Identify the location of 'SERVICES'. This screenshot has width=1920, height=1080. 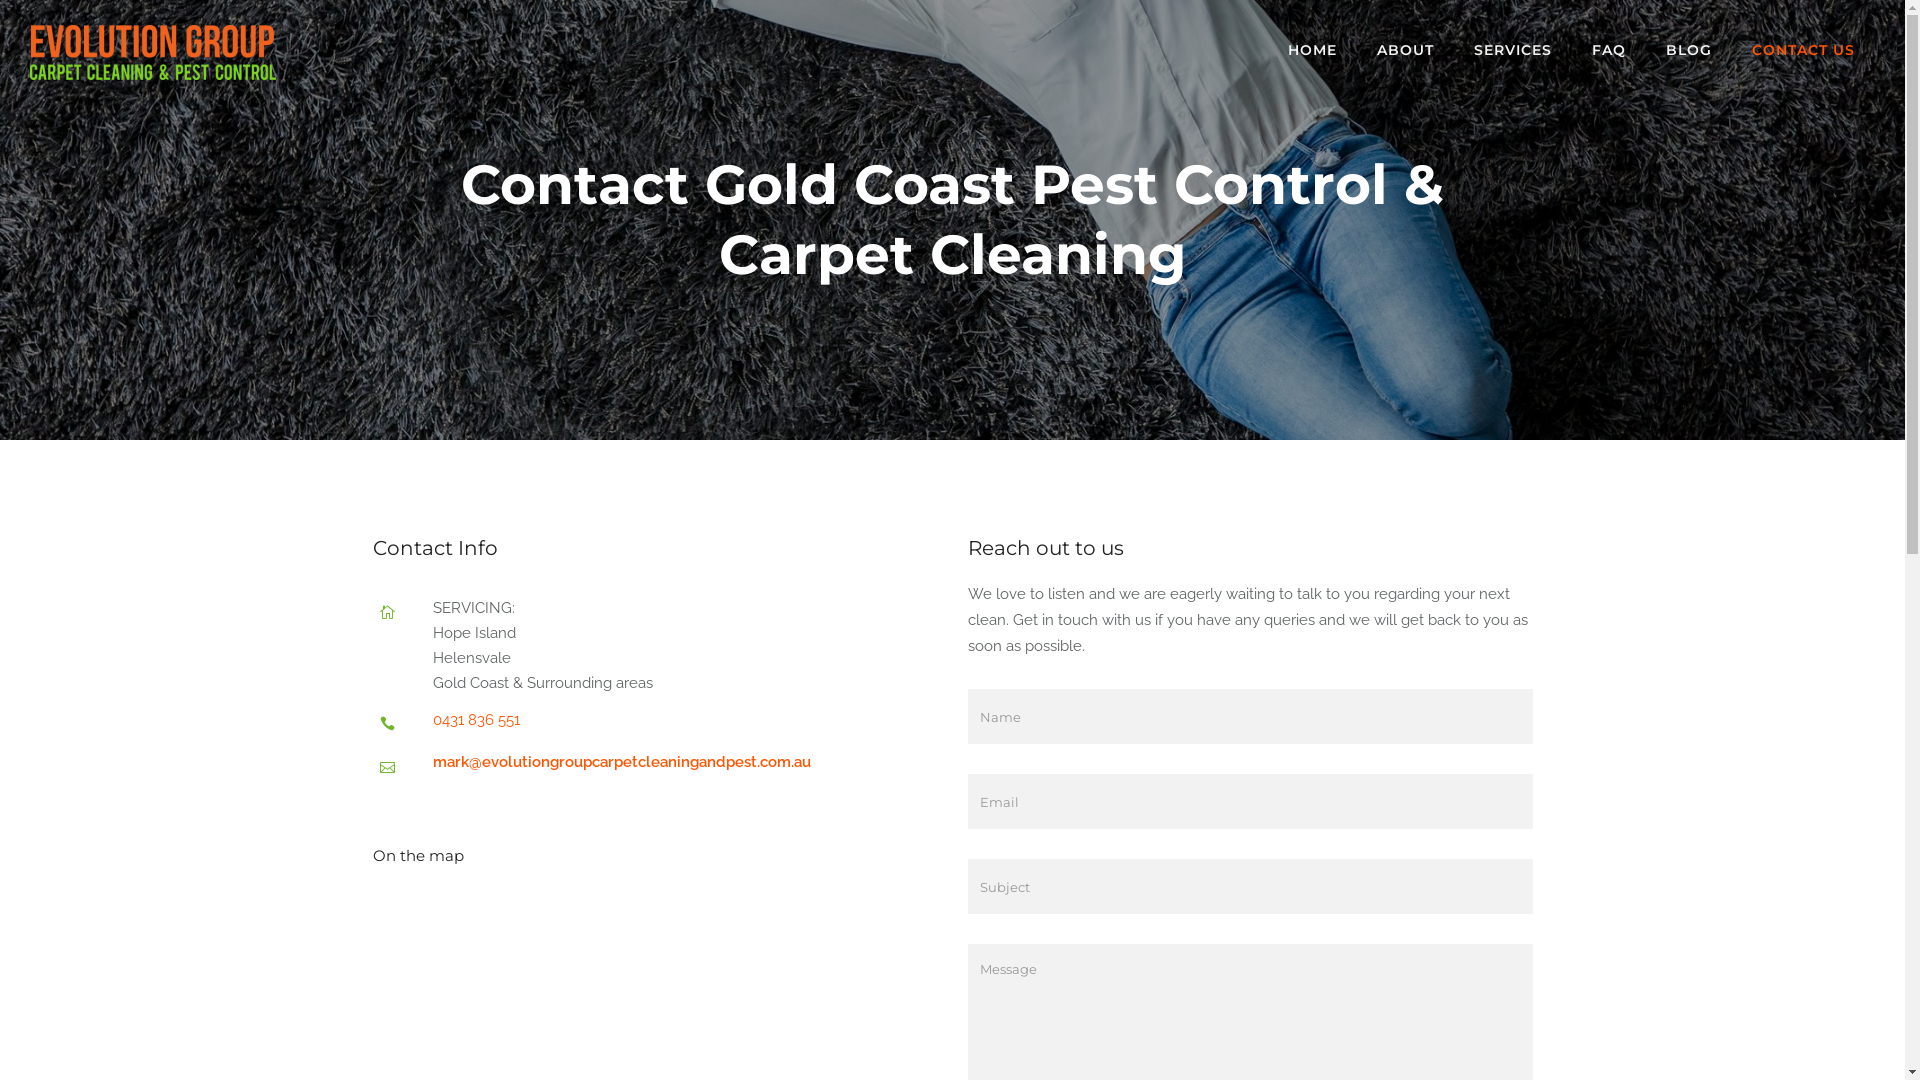
(1512, 49).